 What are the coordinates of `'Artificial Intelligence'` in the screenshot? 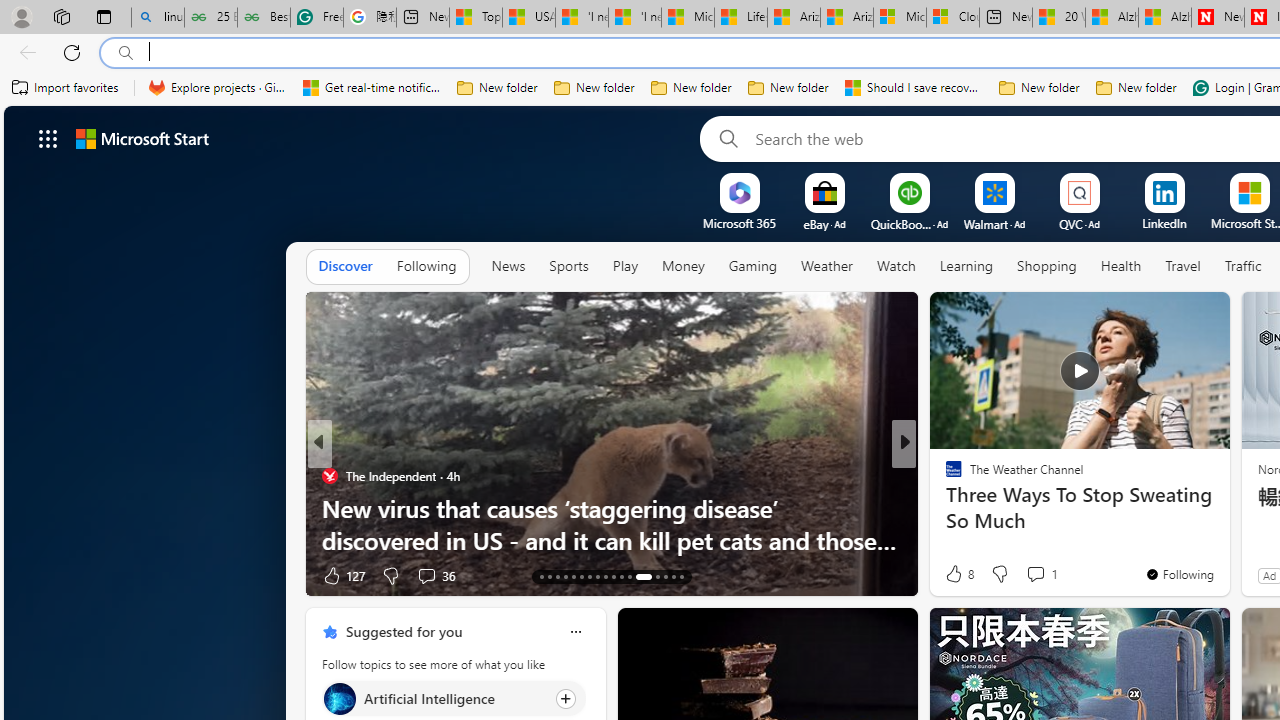 It's located at (339, 697).